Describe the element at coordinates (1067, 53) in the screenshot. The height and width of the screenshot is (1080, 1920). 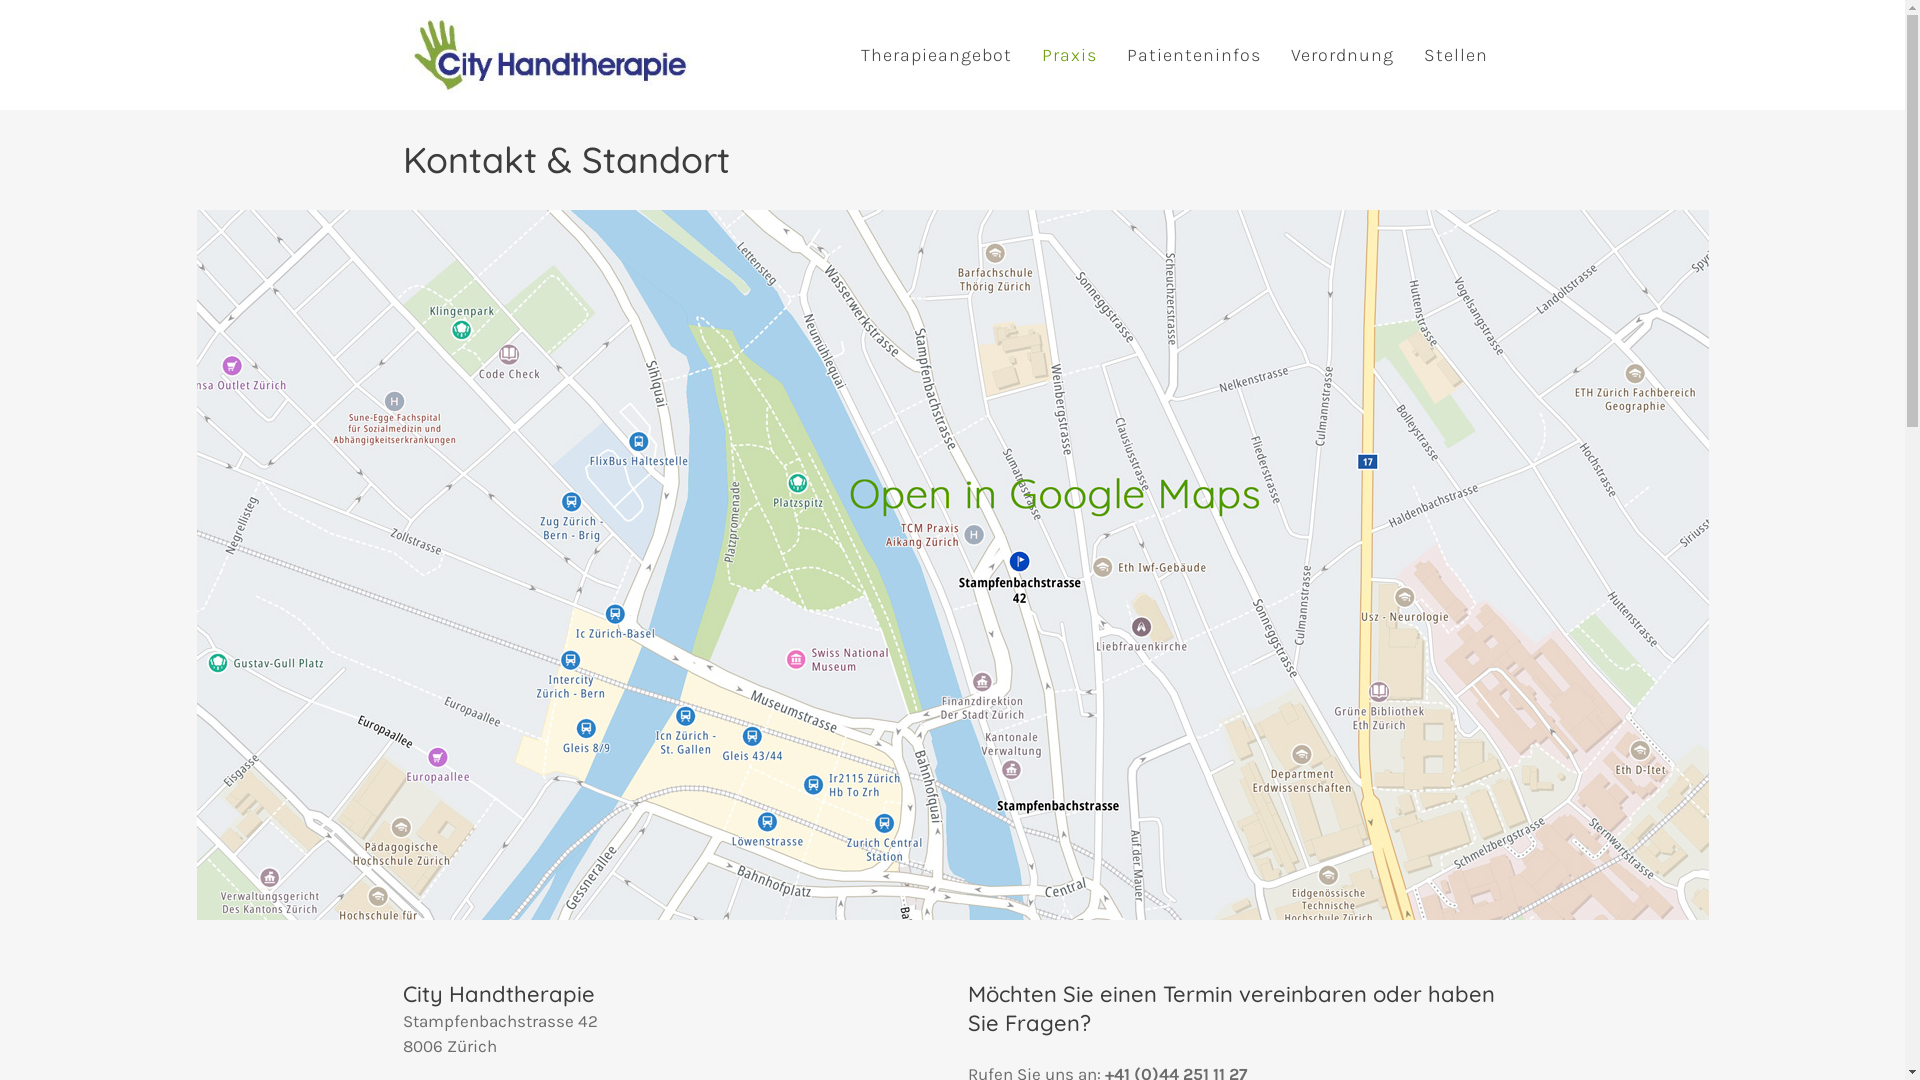
I see `'Praxis'` at that location.